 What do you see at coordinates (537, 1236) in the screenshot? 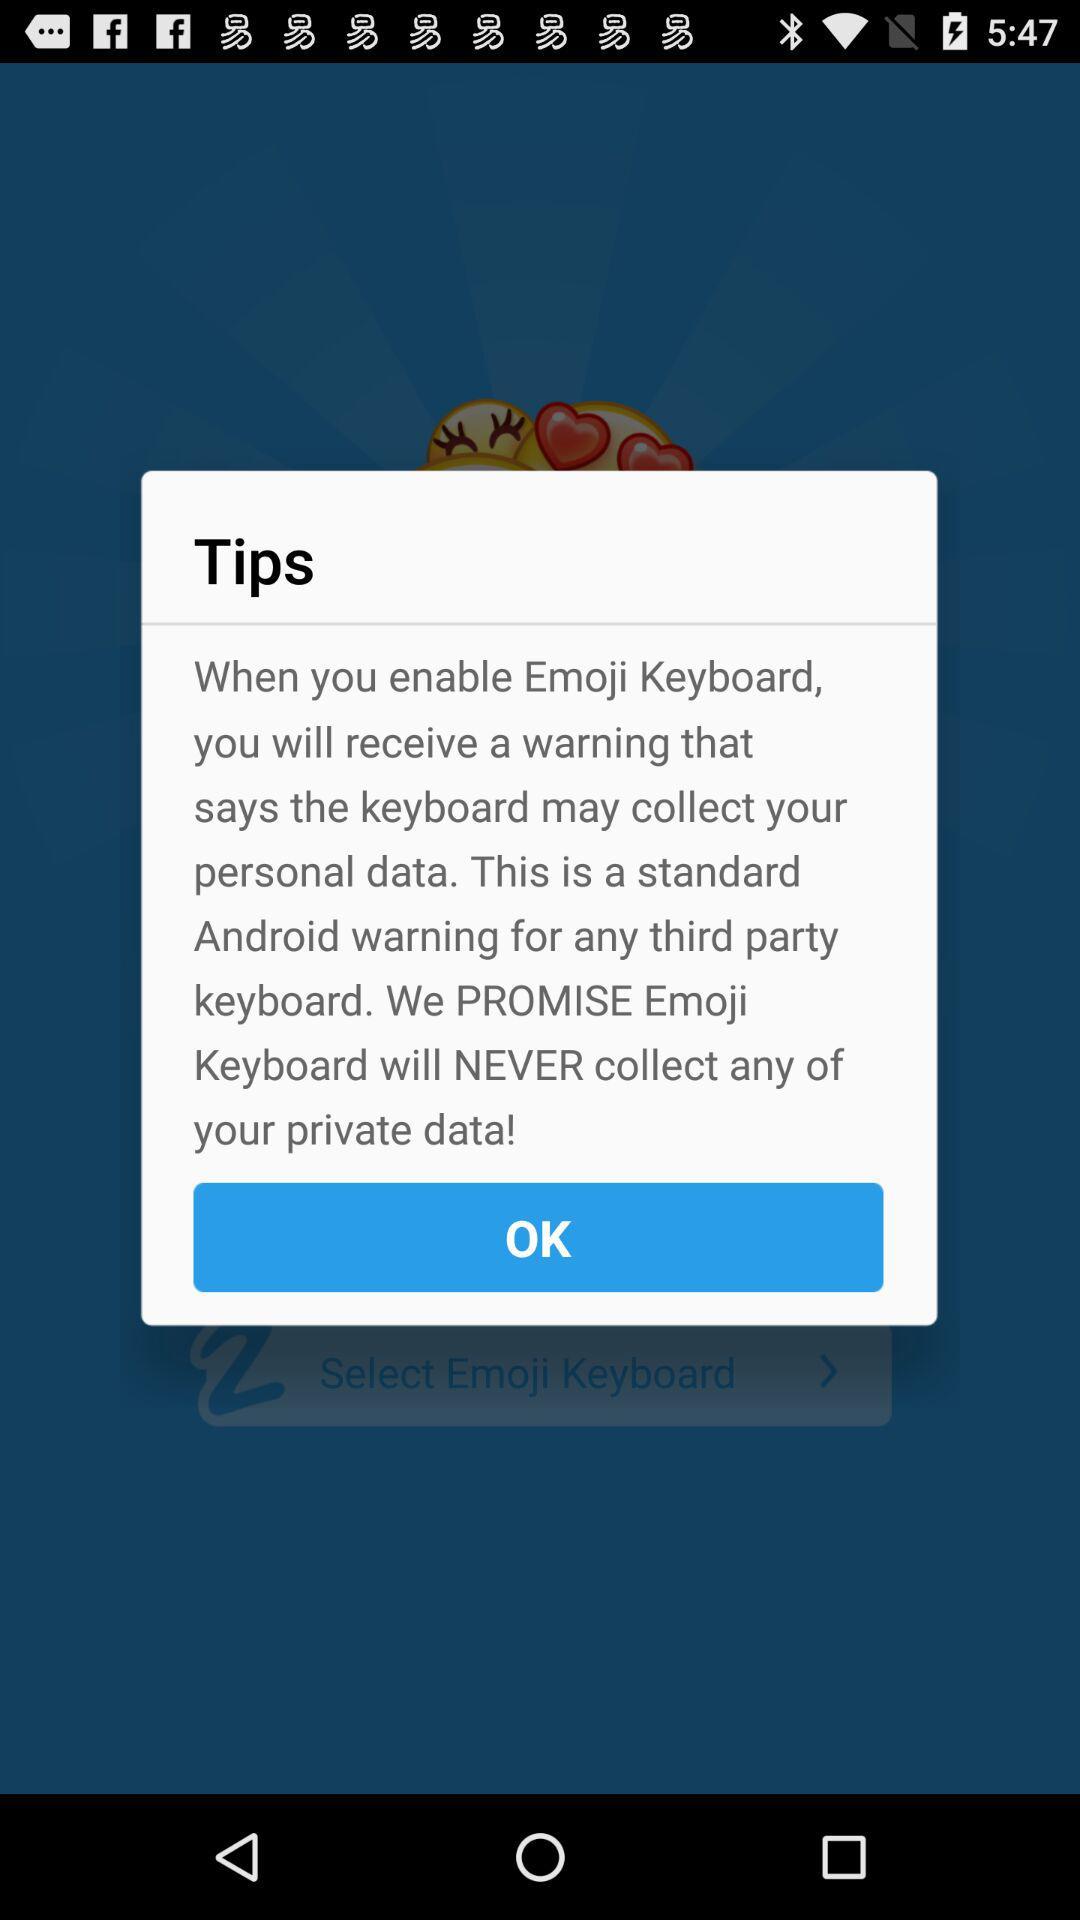
I see `ok button` at bounding box center [537, 1236].